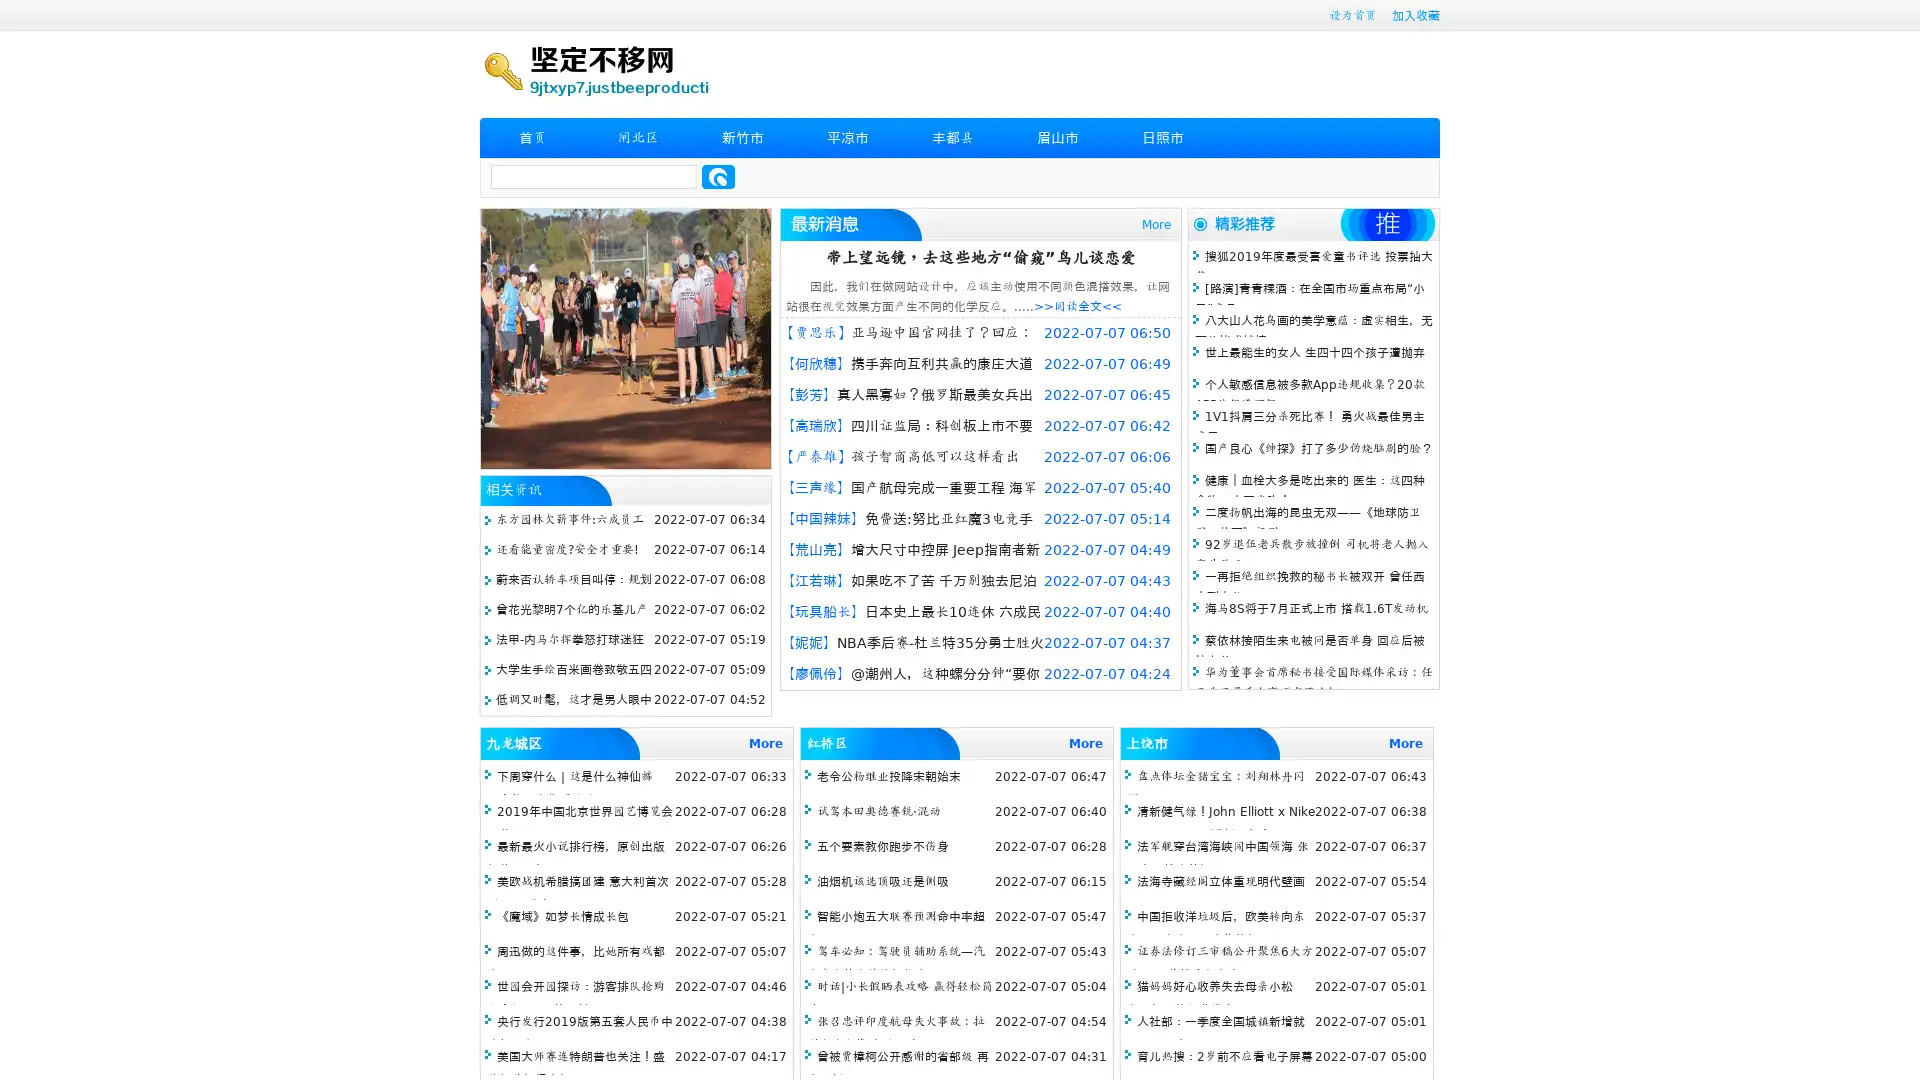 The height and width of the screenshot is (1080, 1920). What do you see at coordinates (718, 176) in the screenshot?
I see `Search` at bounding box center [718, 176].